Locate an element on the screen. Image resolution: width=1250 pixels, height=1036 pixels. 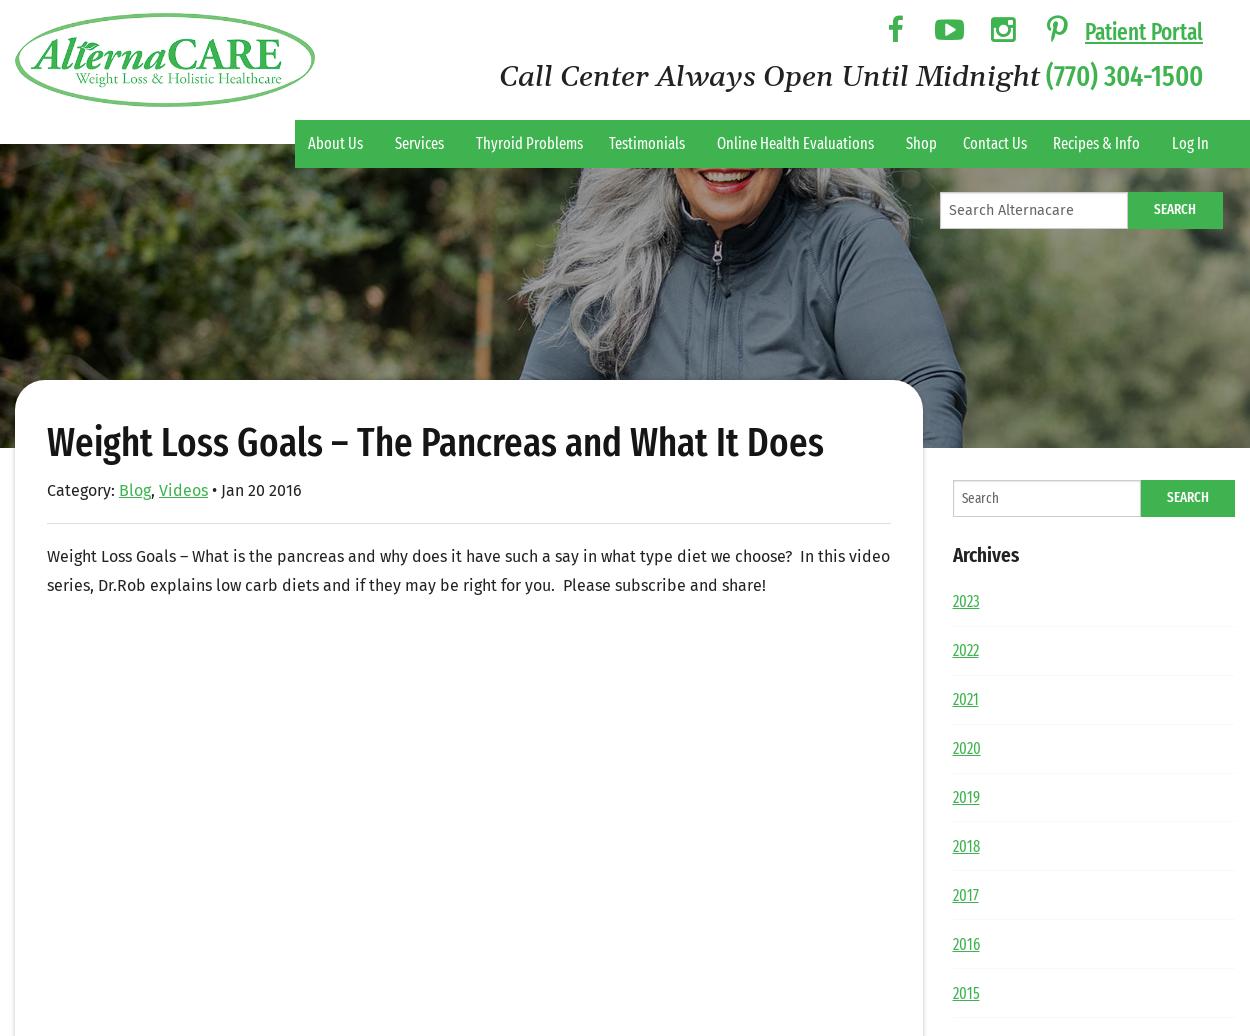
'2018' is located at coordinates (964, 845).